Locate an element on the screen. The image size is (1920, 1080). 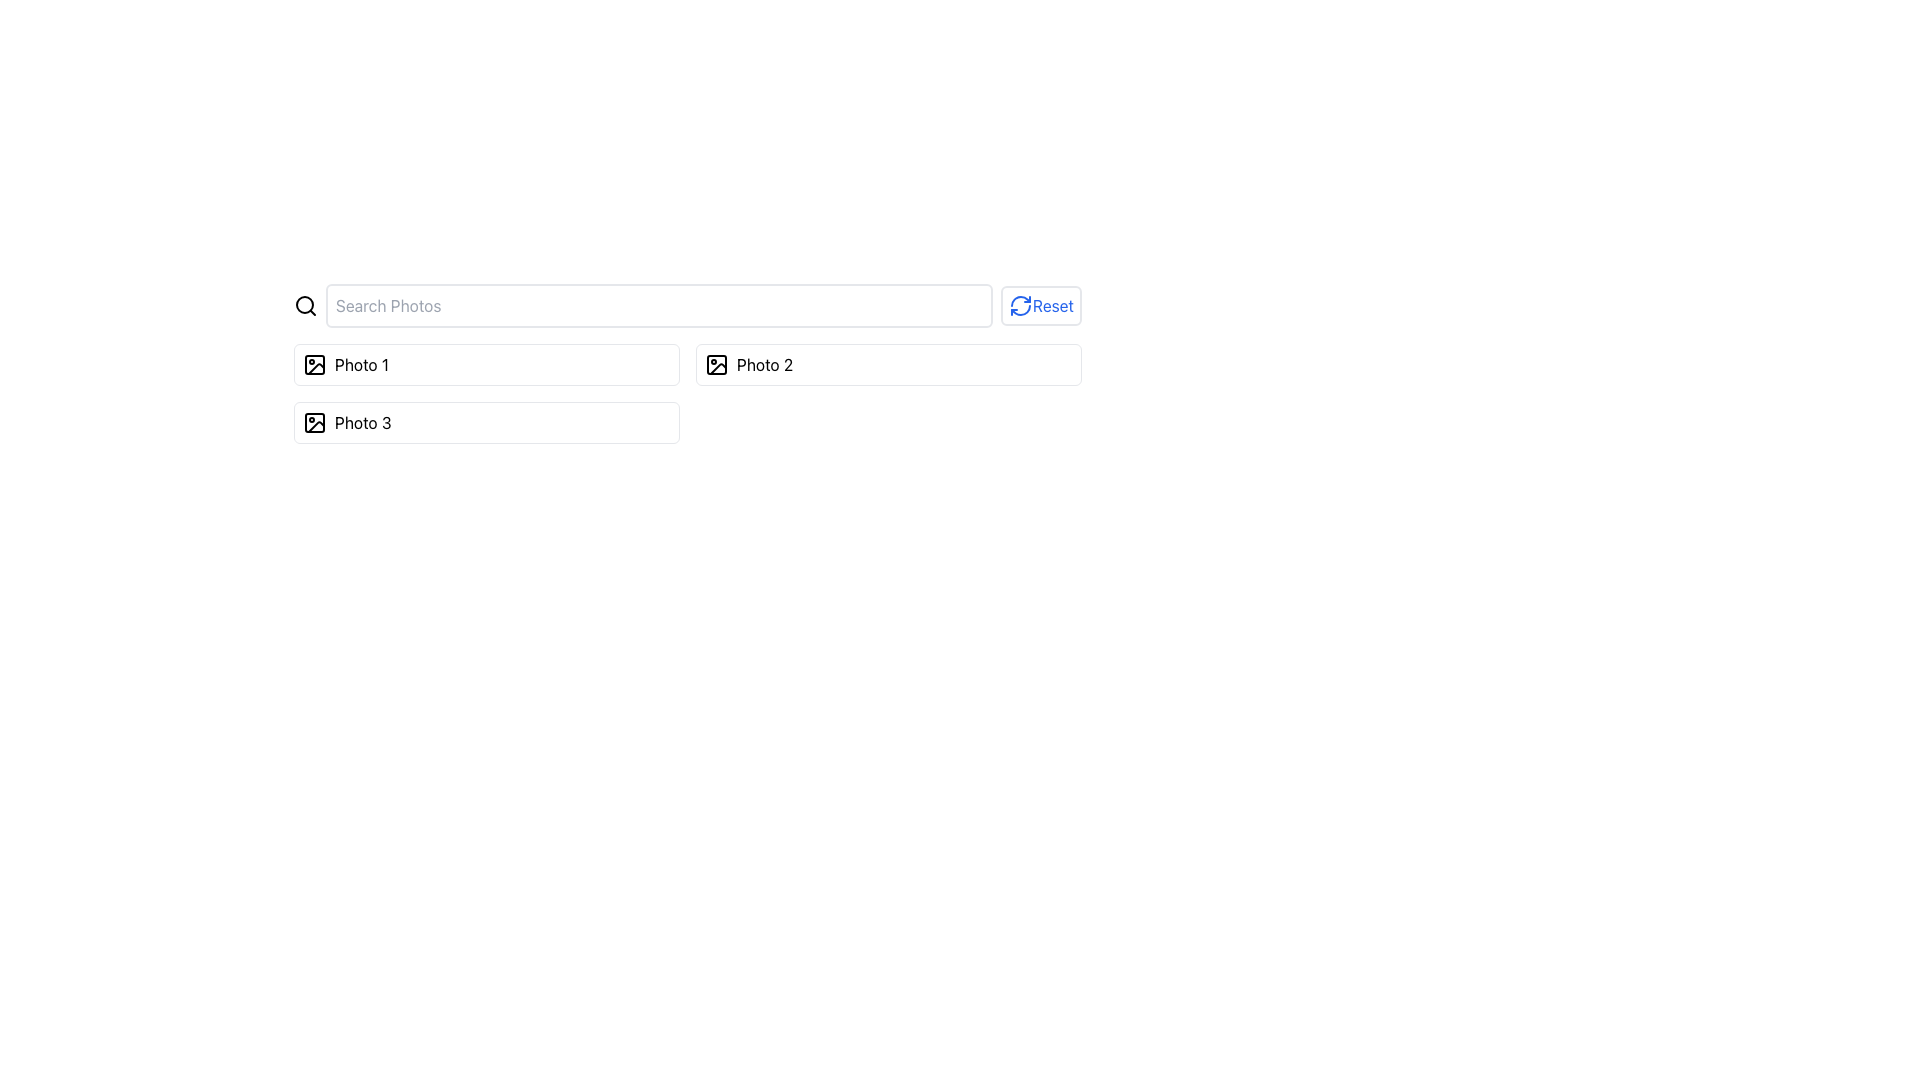
the magnifying glass icon located to the left of the search input field to initiate a search is located at coordinates (305, 305).